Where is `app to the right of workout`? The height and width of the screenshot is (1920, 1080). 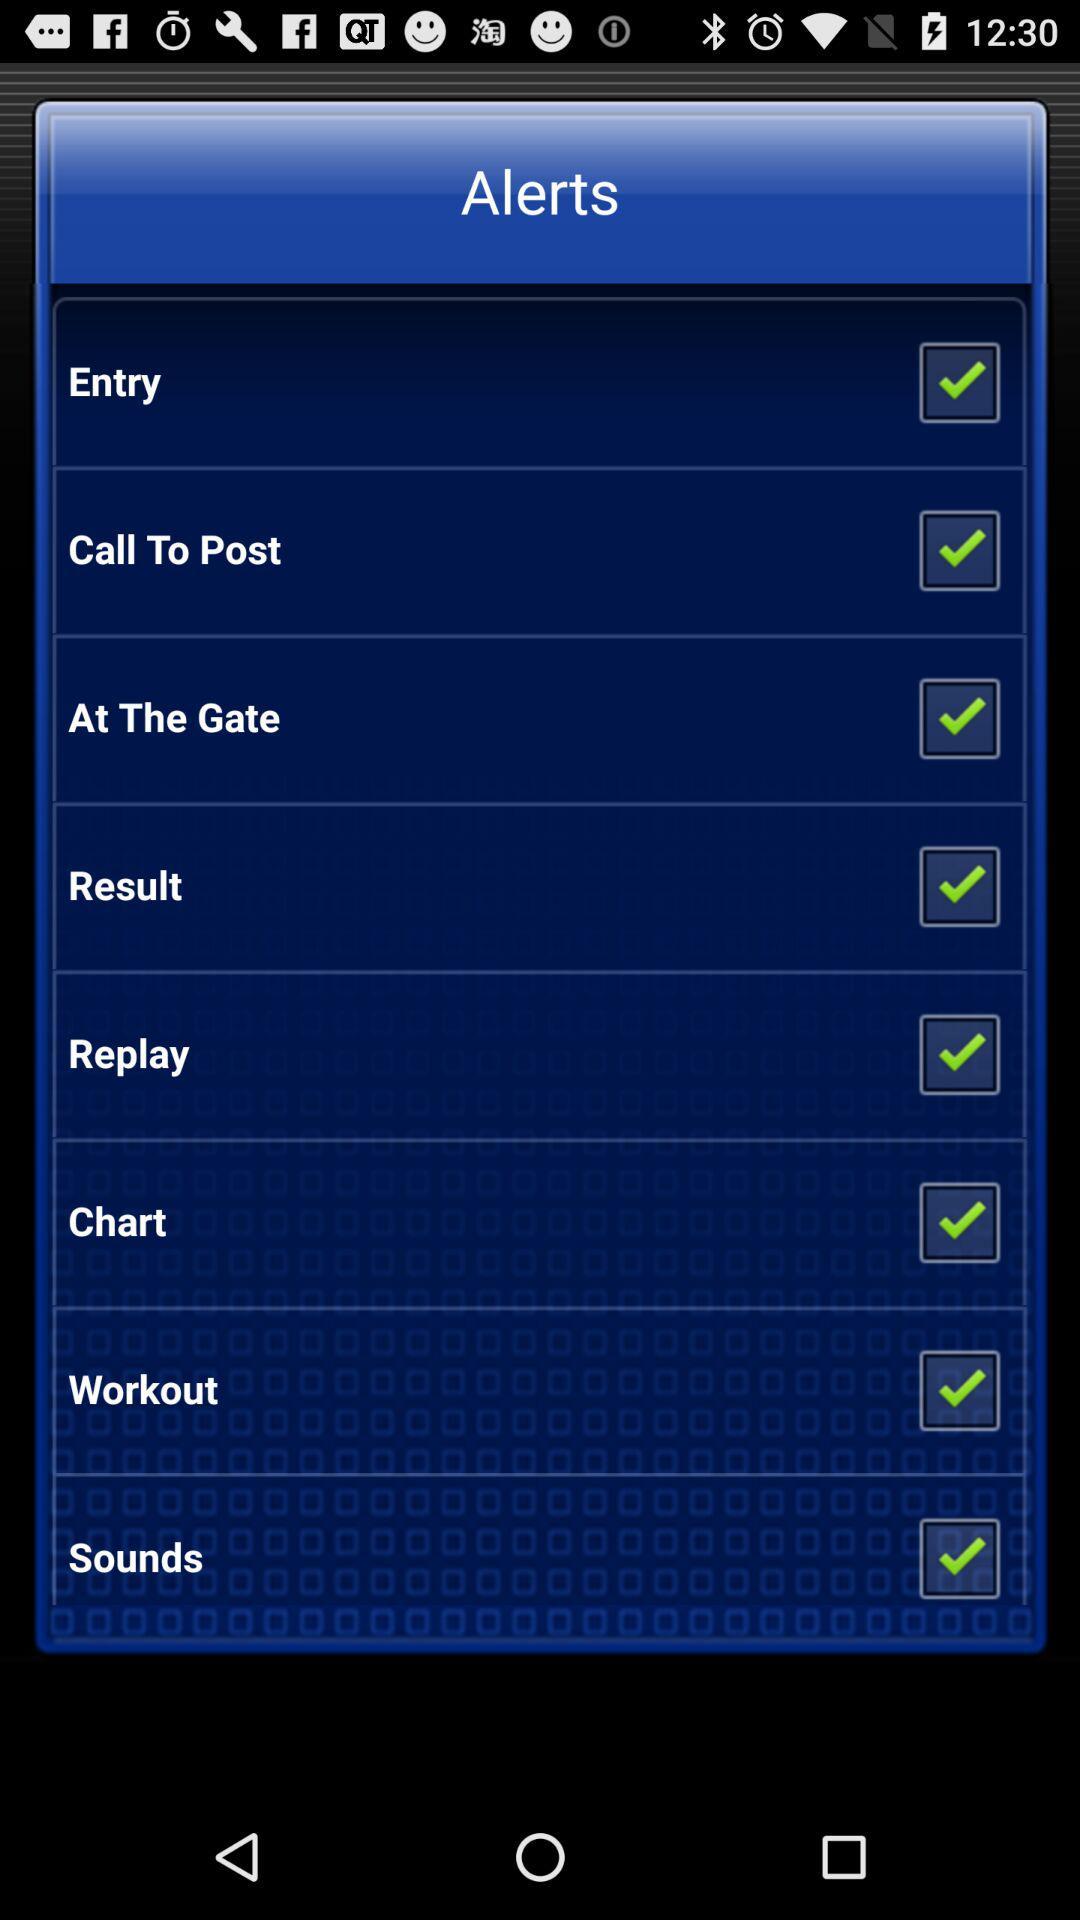
app to the right of workout is located at coordinates (957, 1387).